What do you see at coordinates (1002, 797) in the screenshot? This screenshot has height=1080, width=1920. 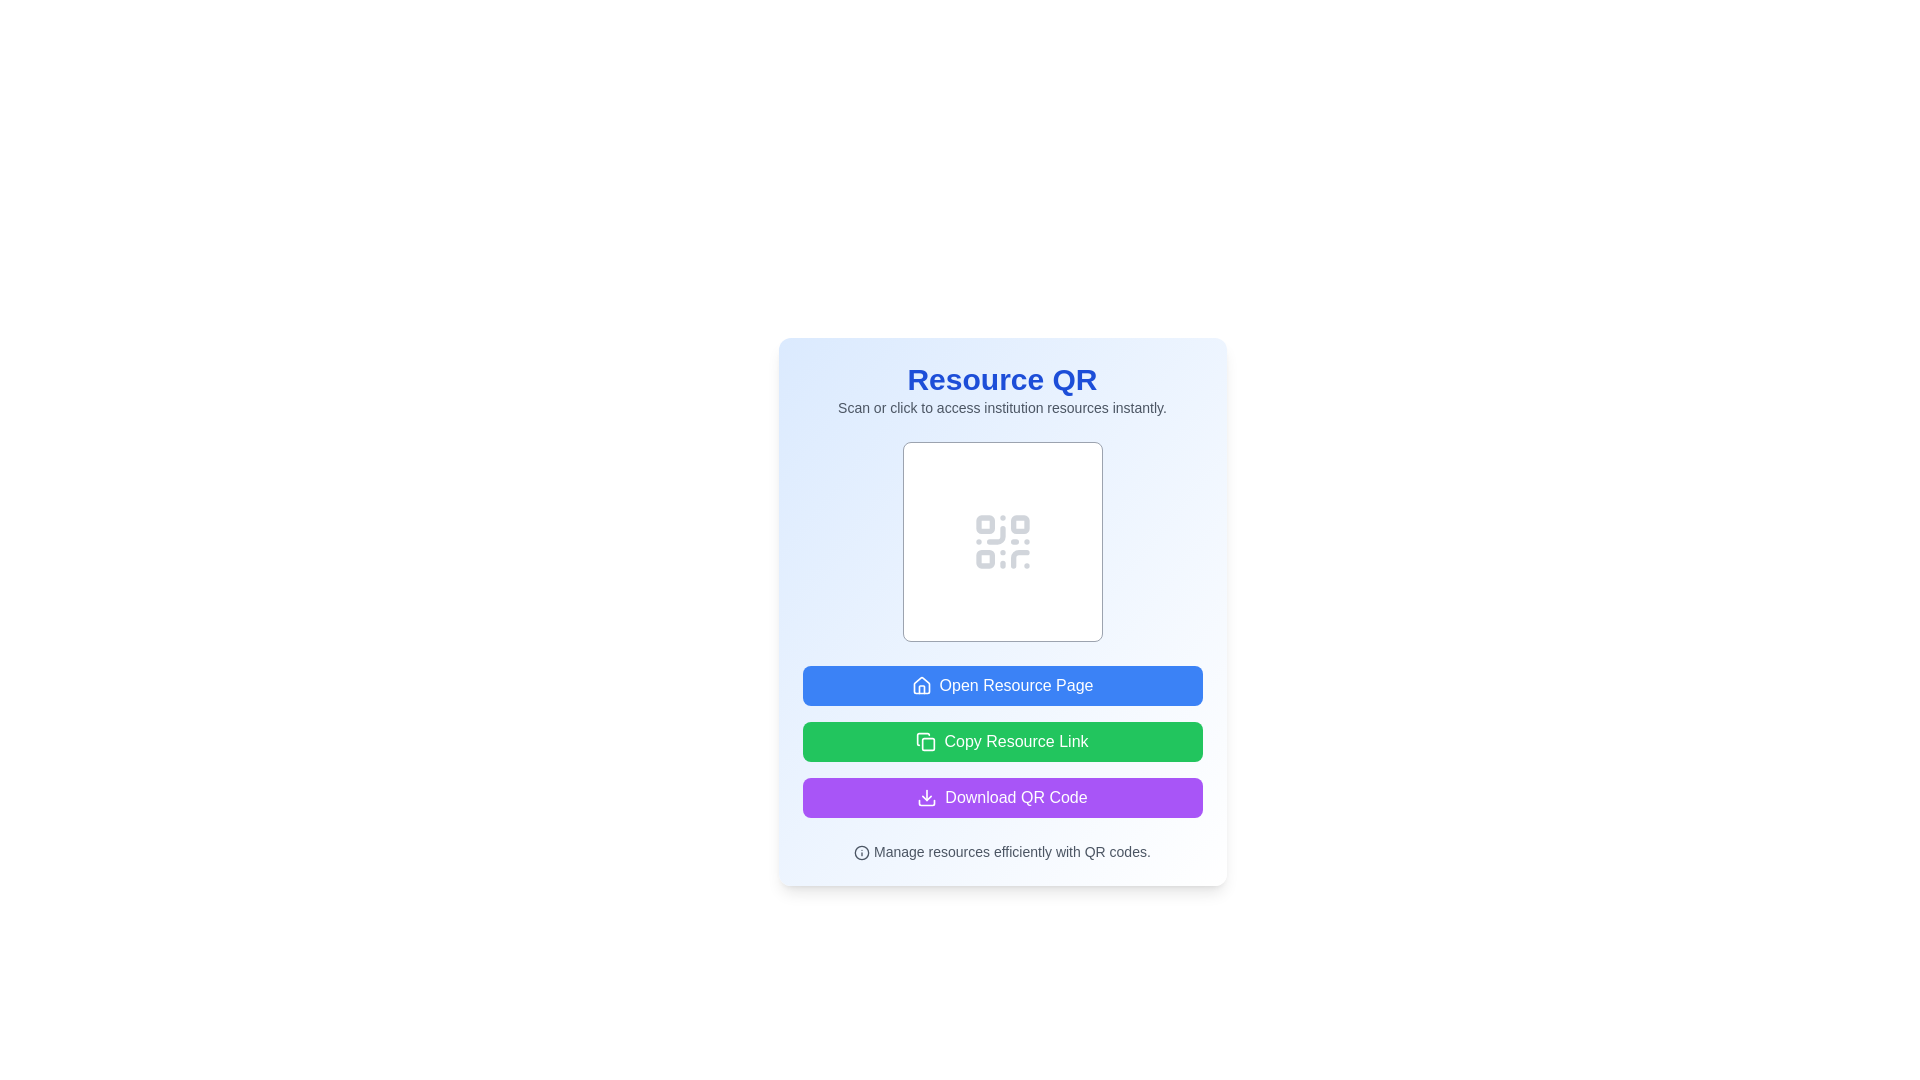 I see `keyboard navigation` at bounding box center [1002, 797].